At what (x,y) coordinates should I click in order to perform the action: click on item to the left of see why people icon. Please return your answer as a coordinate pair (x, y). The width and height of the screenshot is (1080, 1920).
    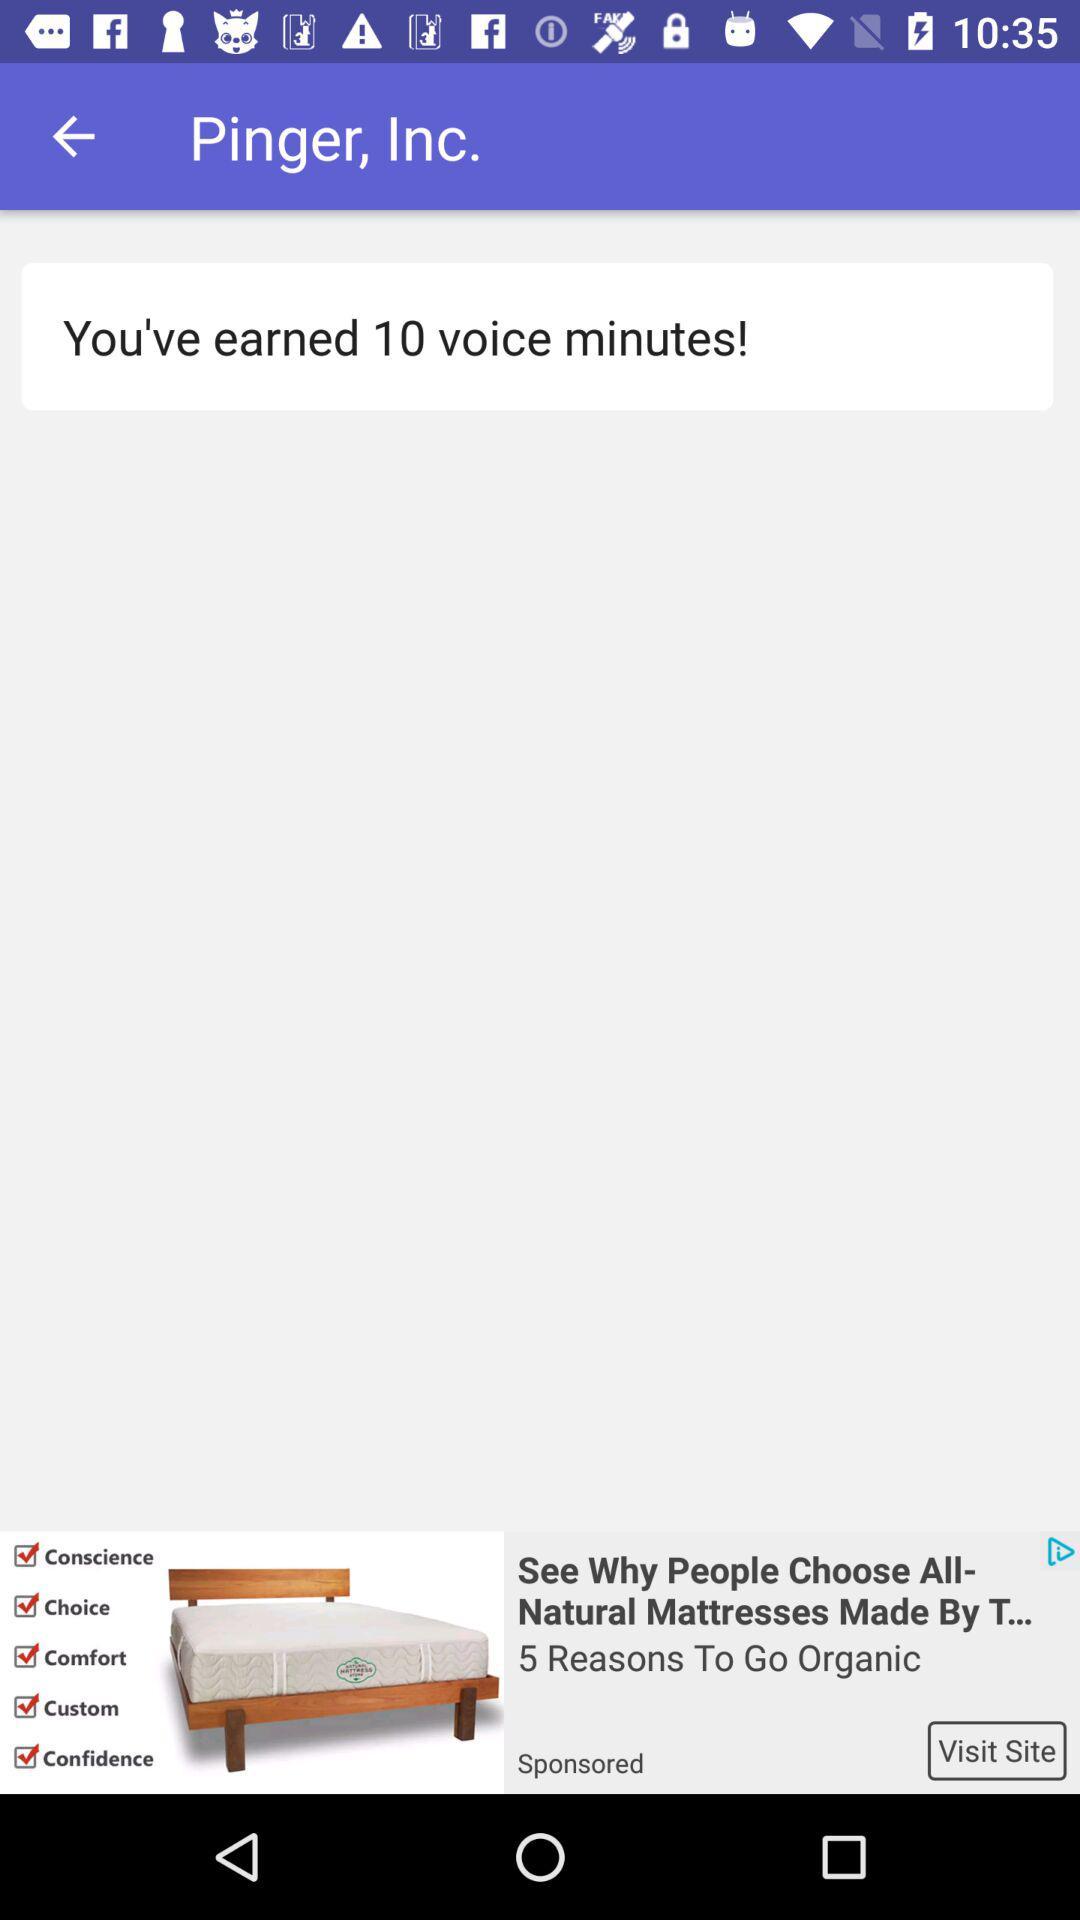
    Looking at the image, I should click on (250, 1662).